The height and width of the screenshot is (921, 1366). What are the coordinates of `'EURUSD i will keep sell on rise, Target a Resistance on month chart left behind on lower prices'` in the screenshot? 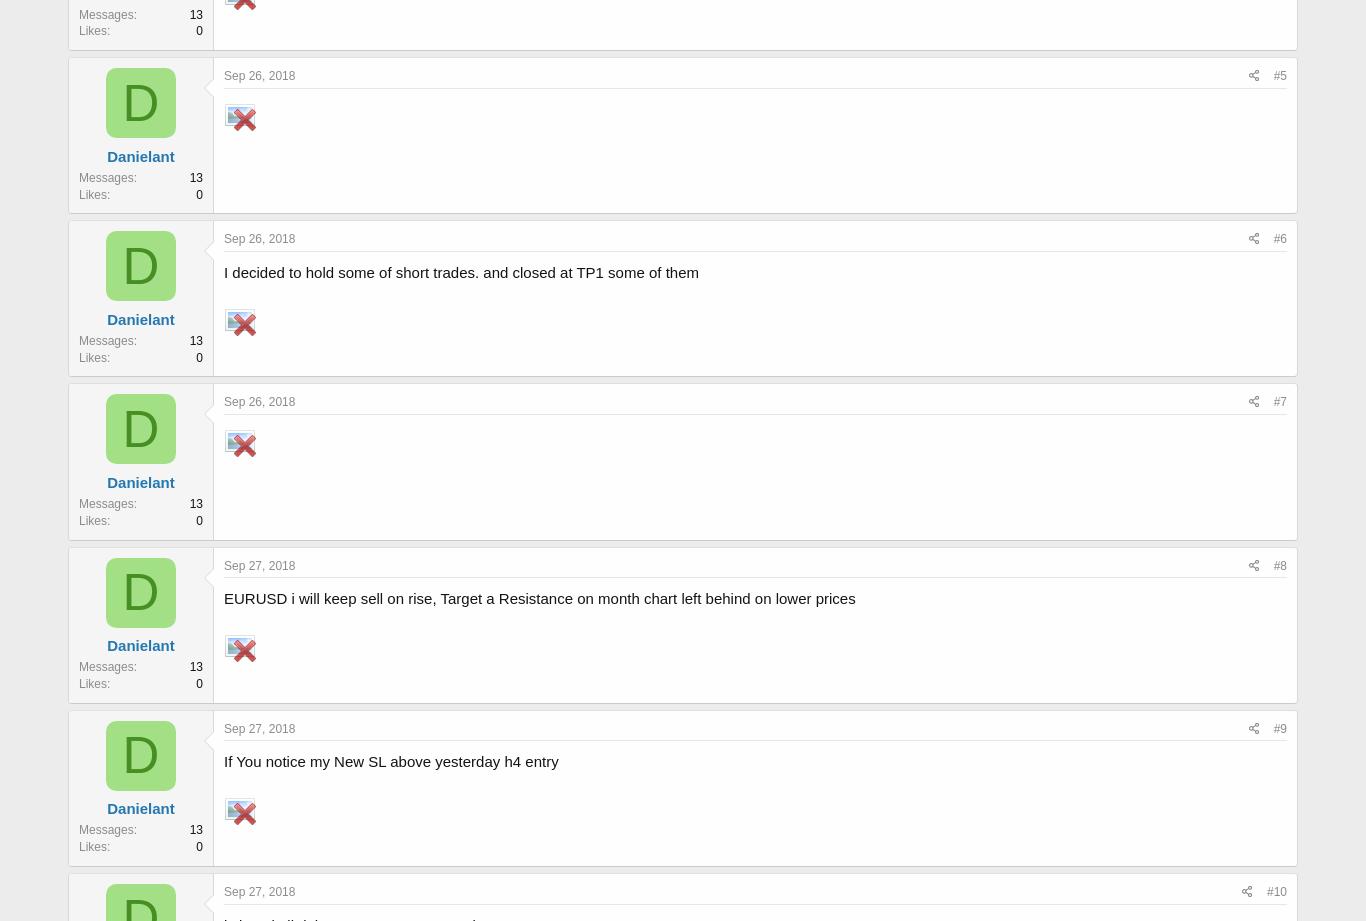 It's located at (539, 597).